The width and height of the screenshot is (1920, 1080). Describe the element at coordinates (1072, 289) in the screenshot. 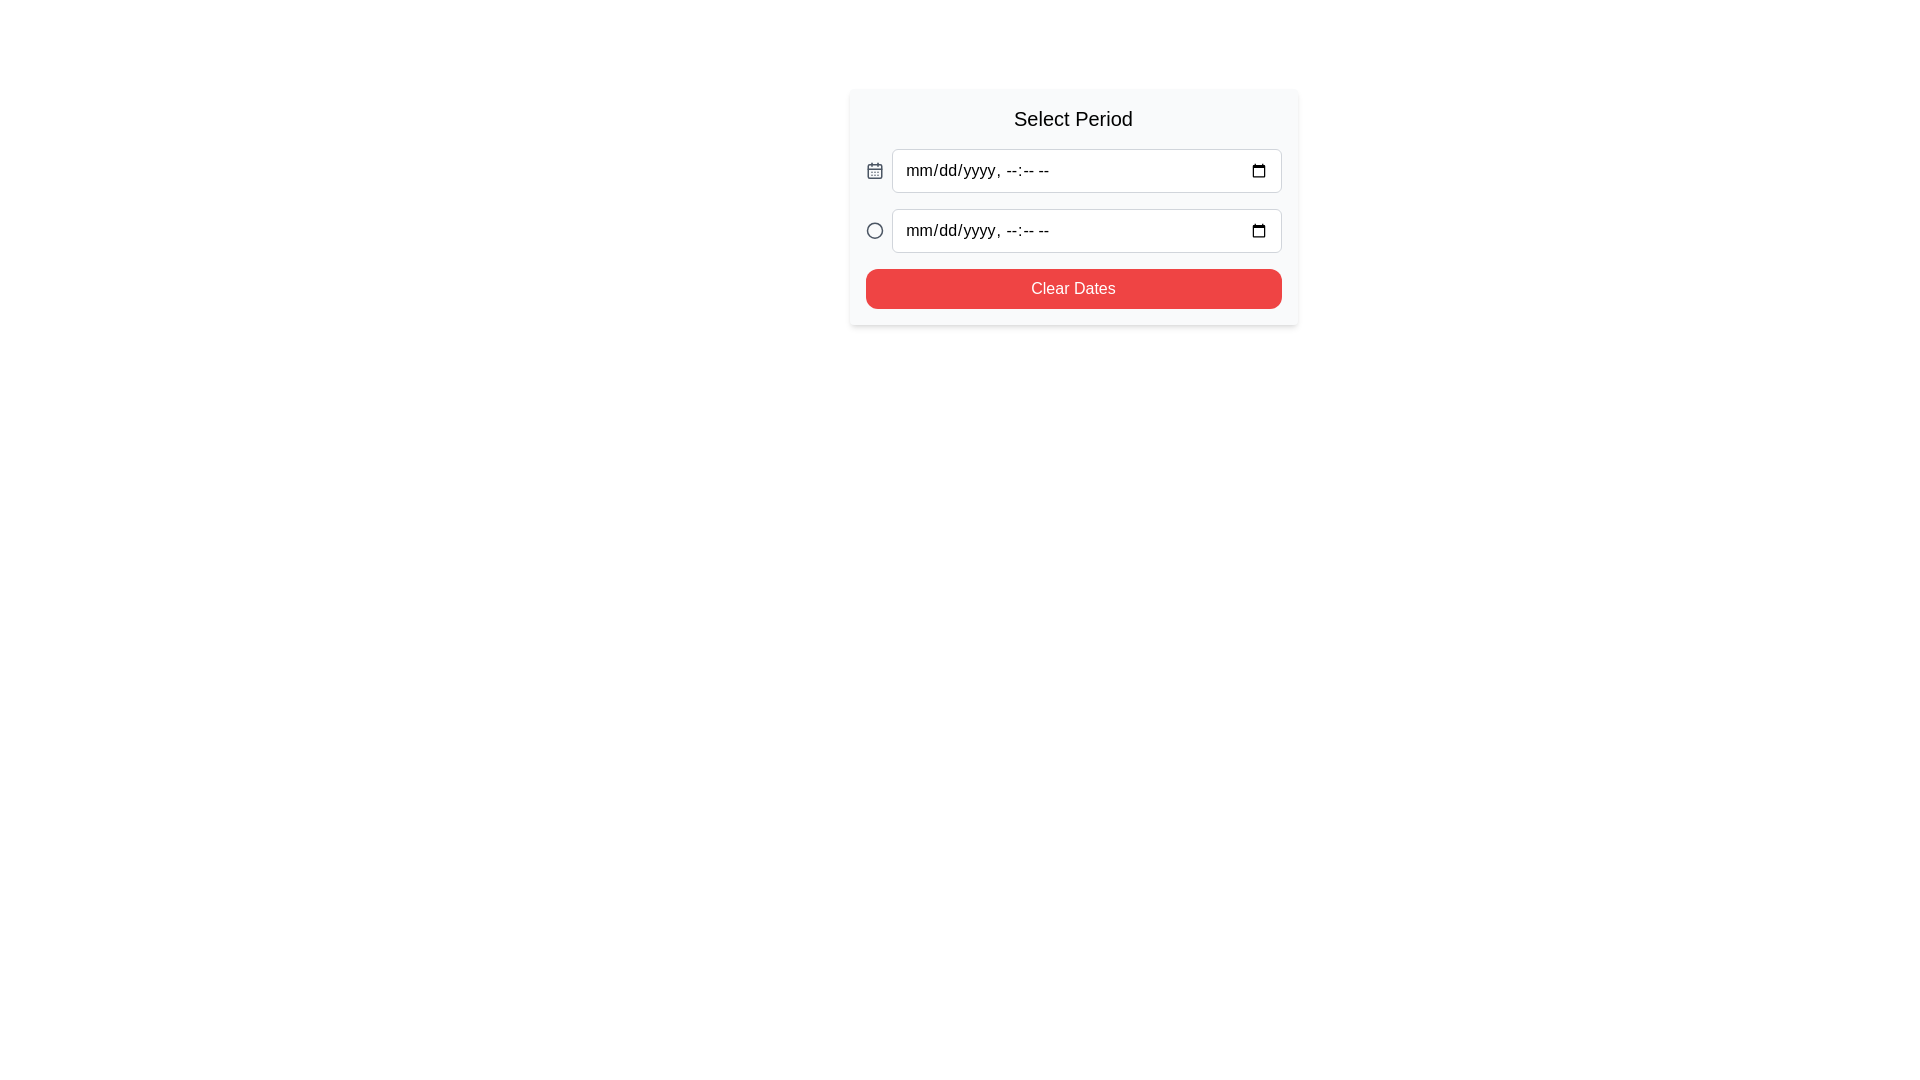

I see `the 'Clear Dates' button, which is a red rectangular button with white text at the bottom of the form layout` at that location.